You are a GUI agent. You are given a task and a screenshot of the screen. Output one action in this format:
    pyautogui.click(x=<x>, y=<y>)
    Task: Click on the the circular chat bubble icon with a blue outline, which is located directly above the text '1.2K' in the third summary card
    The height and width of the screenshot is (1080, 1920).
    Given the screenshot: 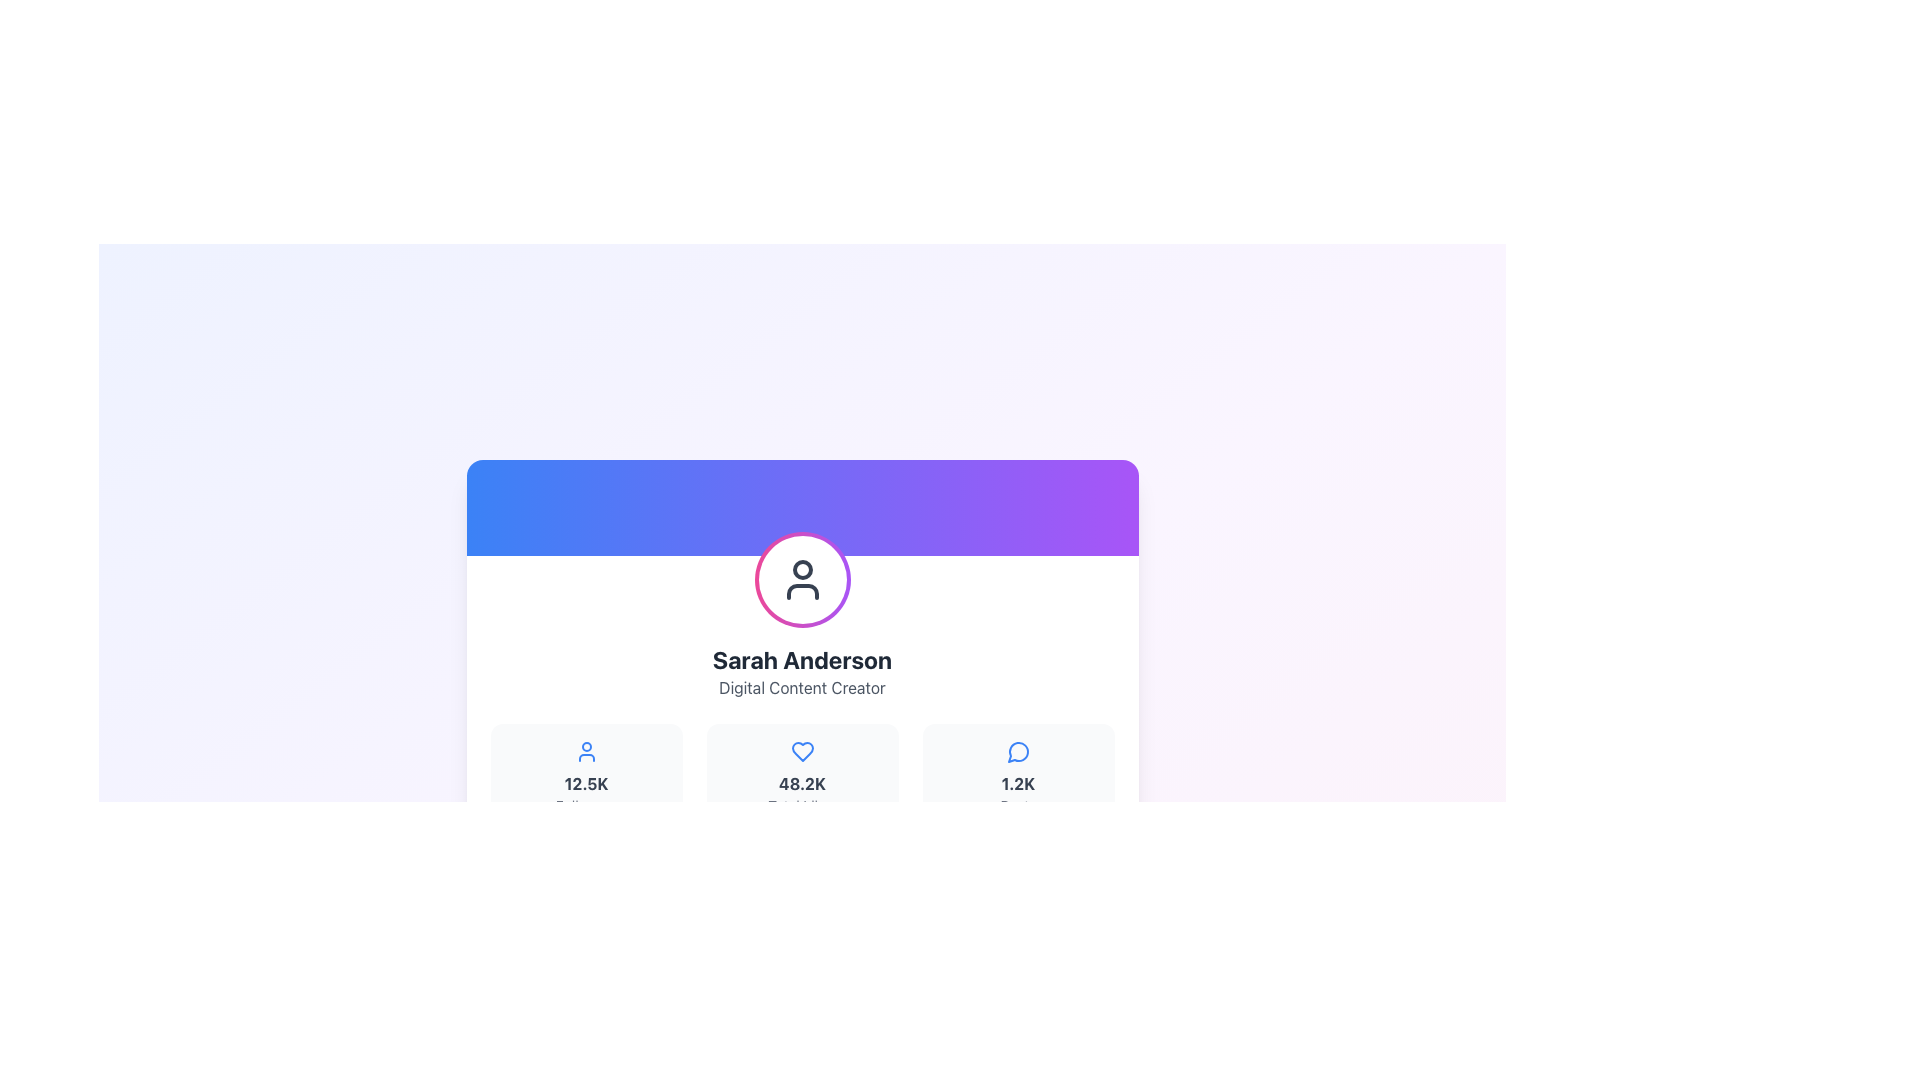 What is the action you would take?
    pyautogui.click(x=1018, y=752)
    